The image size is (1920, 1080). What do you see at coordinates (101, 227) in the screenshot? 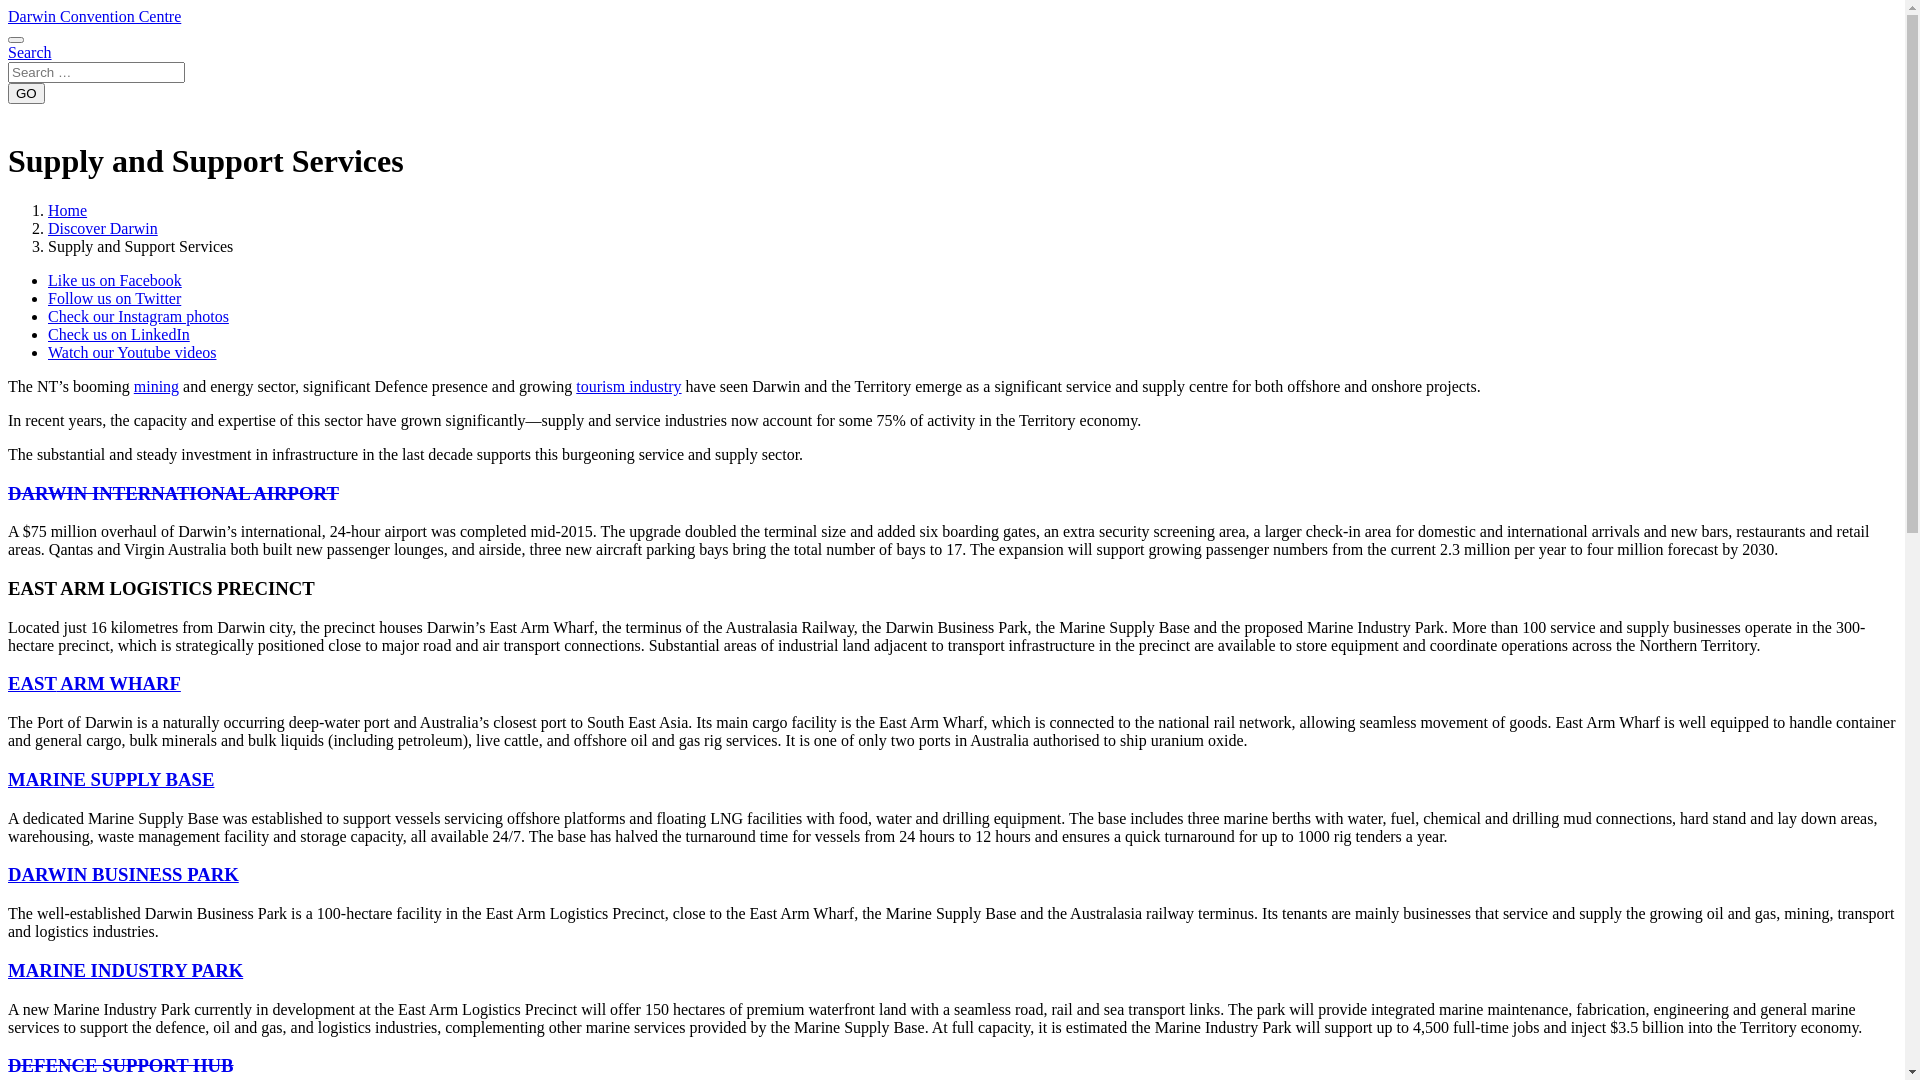
I see `'Discover Darwin'` at bounding box center [101, 227].